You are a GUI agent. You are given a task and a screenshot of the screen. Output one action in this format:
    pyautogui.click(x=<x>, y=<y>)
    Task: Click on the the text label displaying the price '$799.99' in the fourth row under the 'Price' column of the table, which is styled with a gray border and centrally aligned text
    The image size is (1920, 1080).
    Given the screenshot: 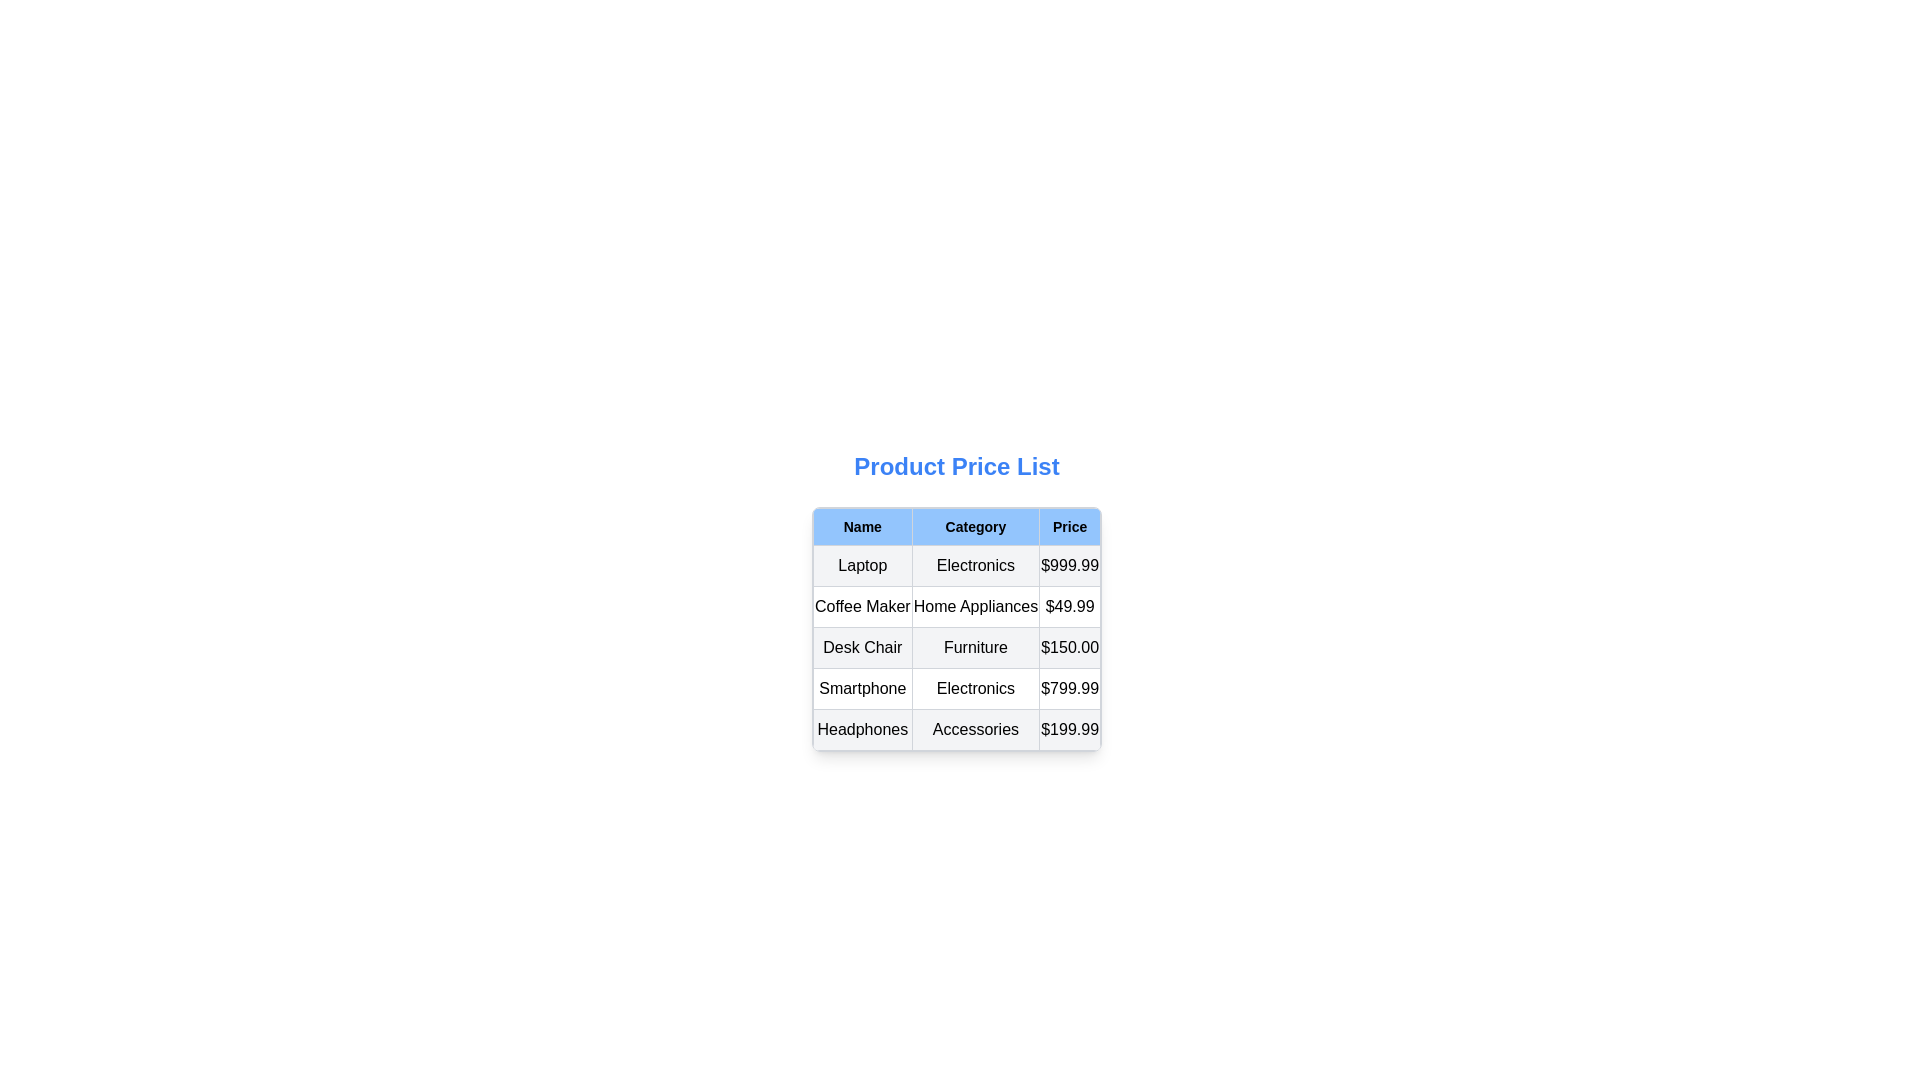 What is the action you would take?
    pyautogui.click(x=1069, y=688)
    